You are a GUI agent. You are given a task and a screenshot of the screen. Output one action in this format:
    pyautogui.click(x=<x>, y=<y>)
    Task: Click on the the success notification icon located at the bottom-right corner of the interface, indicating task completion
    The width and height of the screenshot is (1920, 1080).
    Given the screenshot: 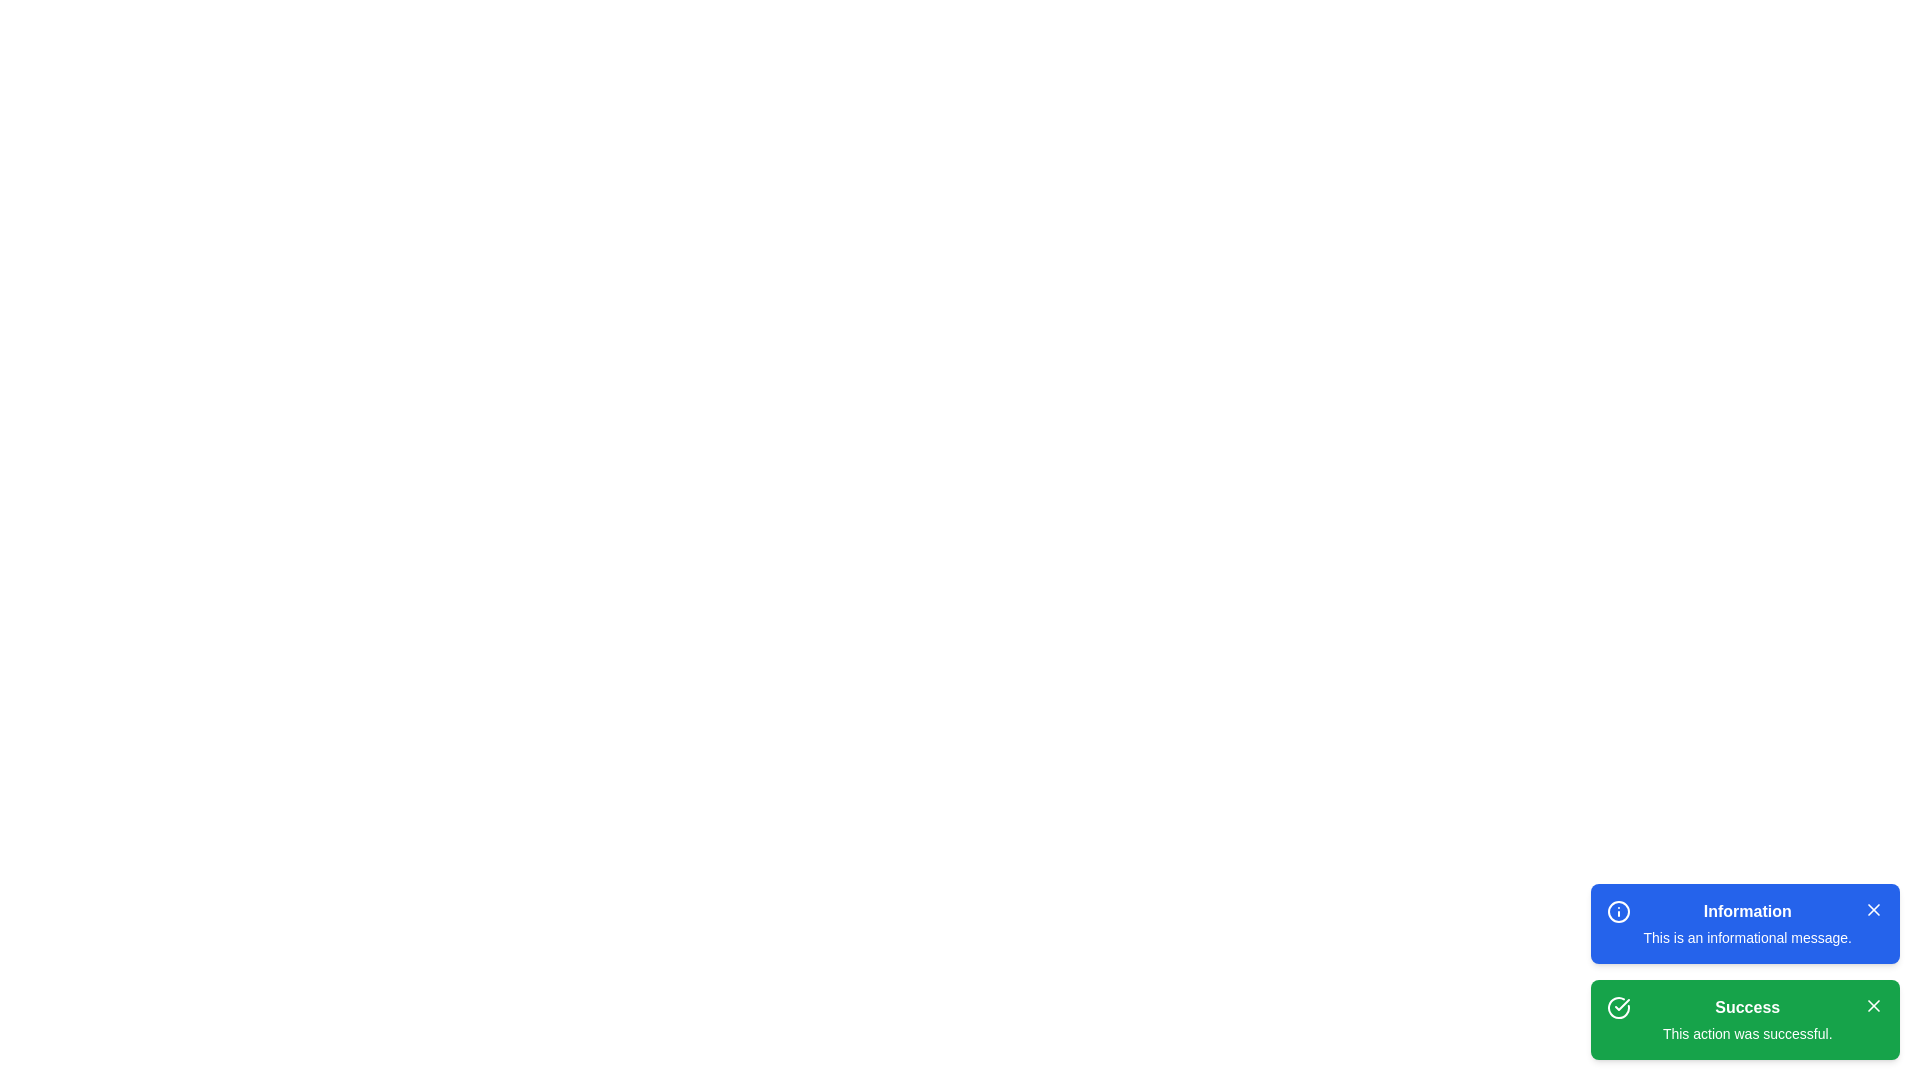 What is the action you would take?
    pyautogui.click(x=1622, y=1005)
    